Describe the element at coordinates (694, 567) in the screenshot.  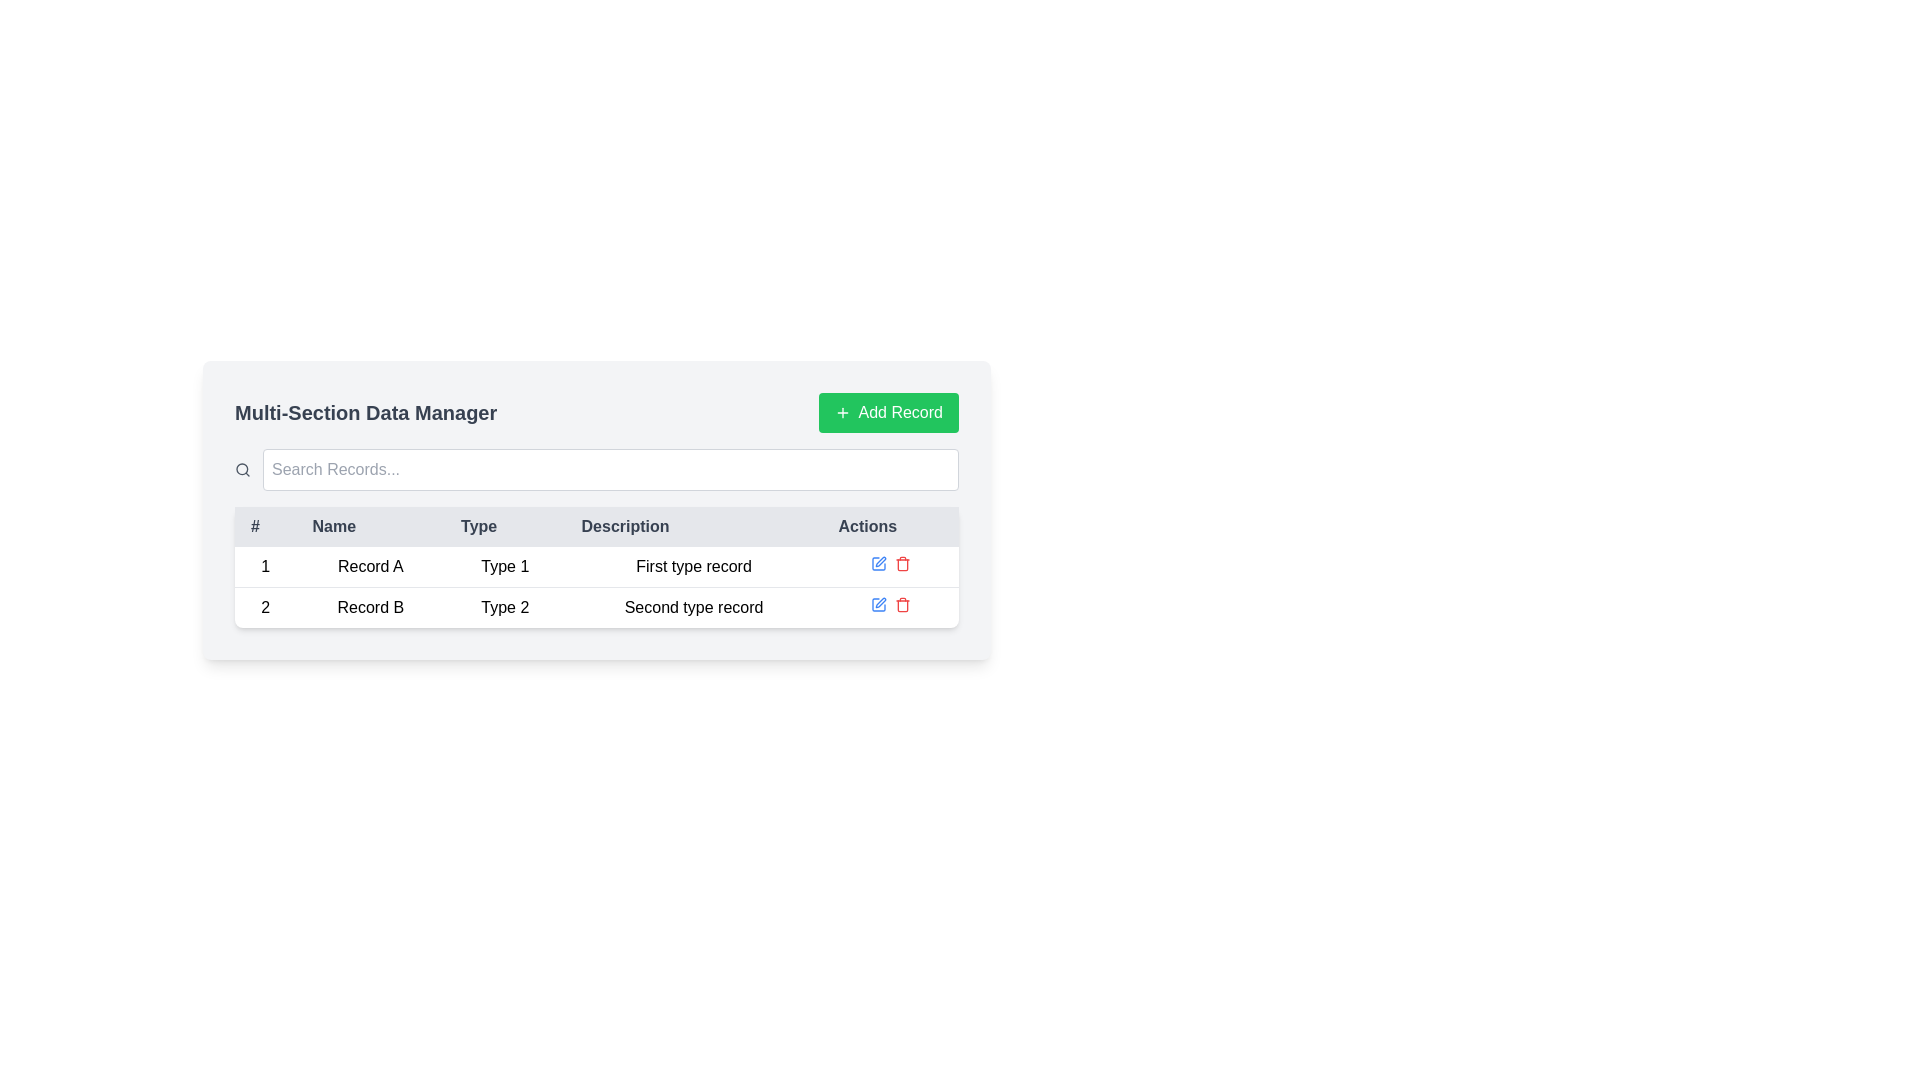
I see `the text label displaying 'First type record' located in the 'Description' column of the first row in the data table, which is positioned between the 'Type 1' entry and the 'Actions' section` at that location.